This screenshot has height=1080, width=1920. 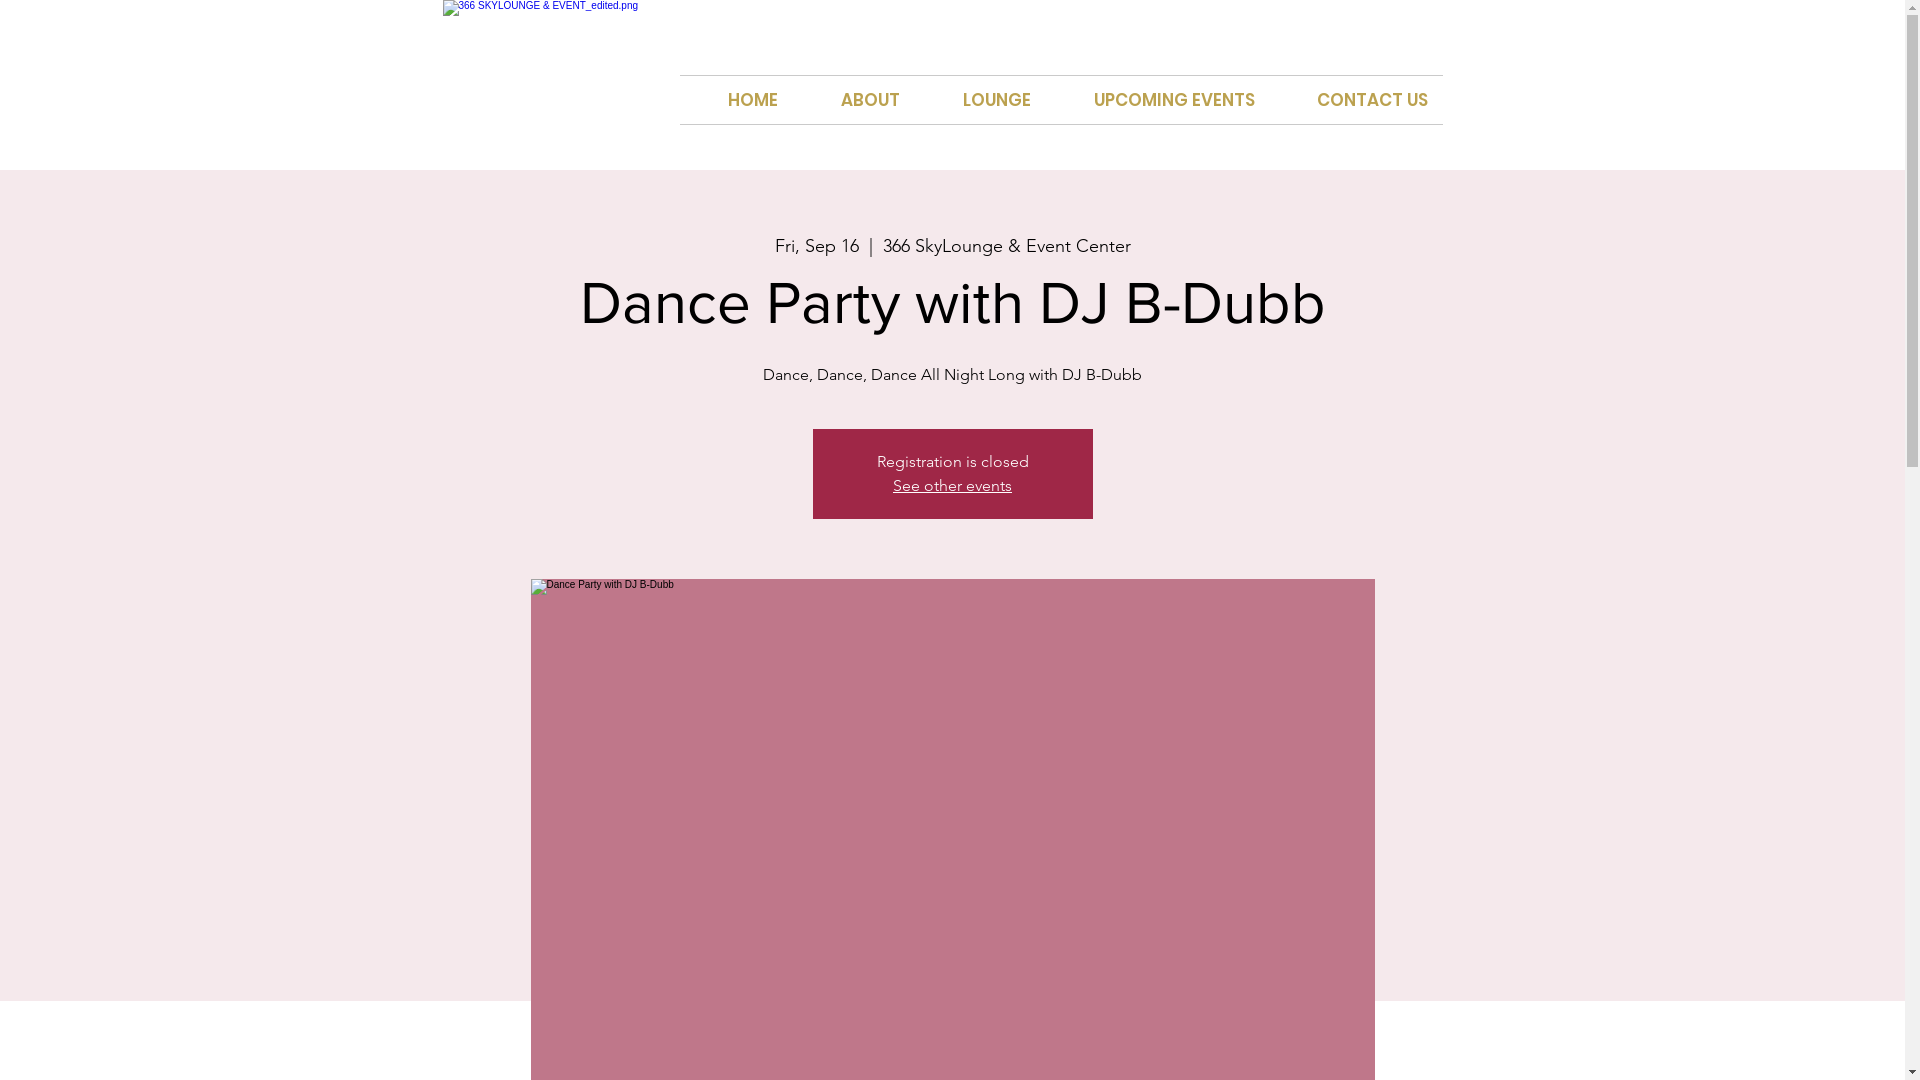 What do you see at coordinates (979, 100) in the screenshot?
I see `'LOUNGE'` at bounding box center [979, 100].